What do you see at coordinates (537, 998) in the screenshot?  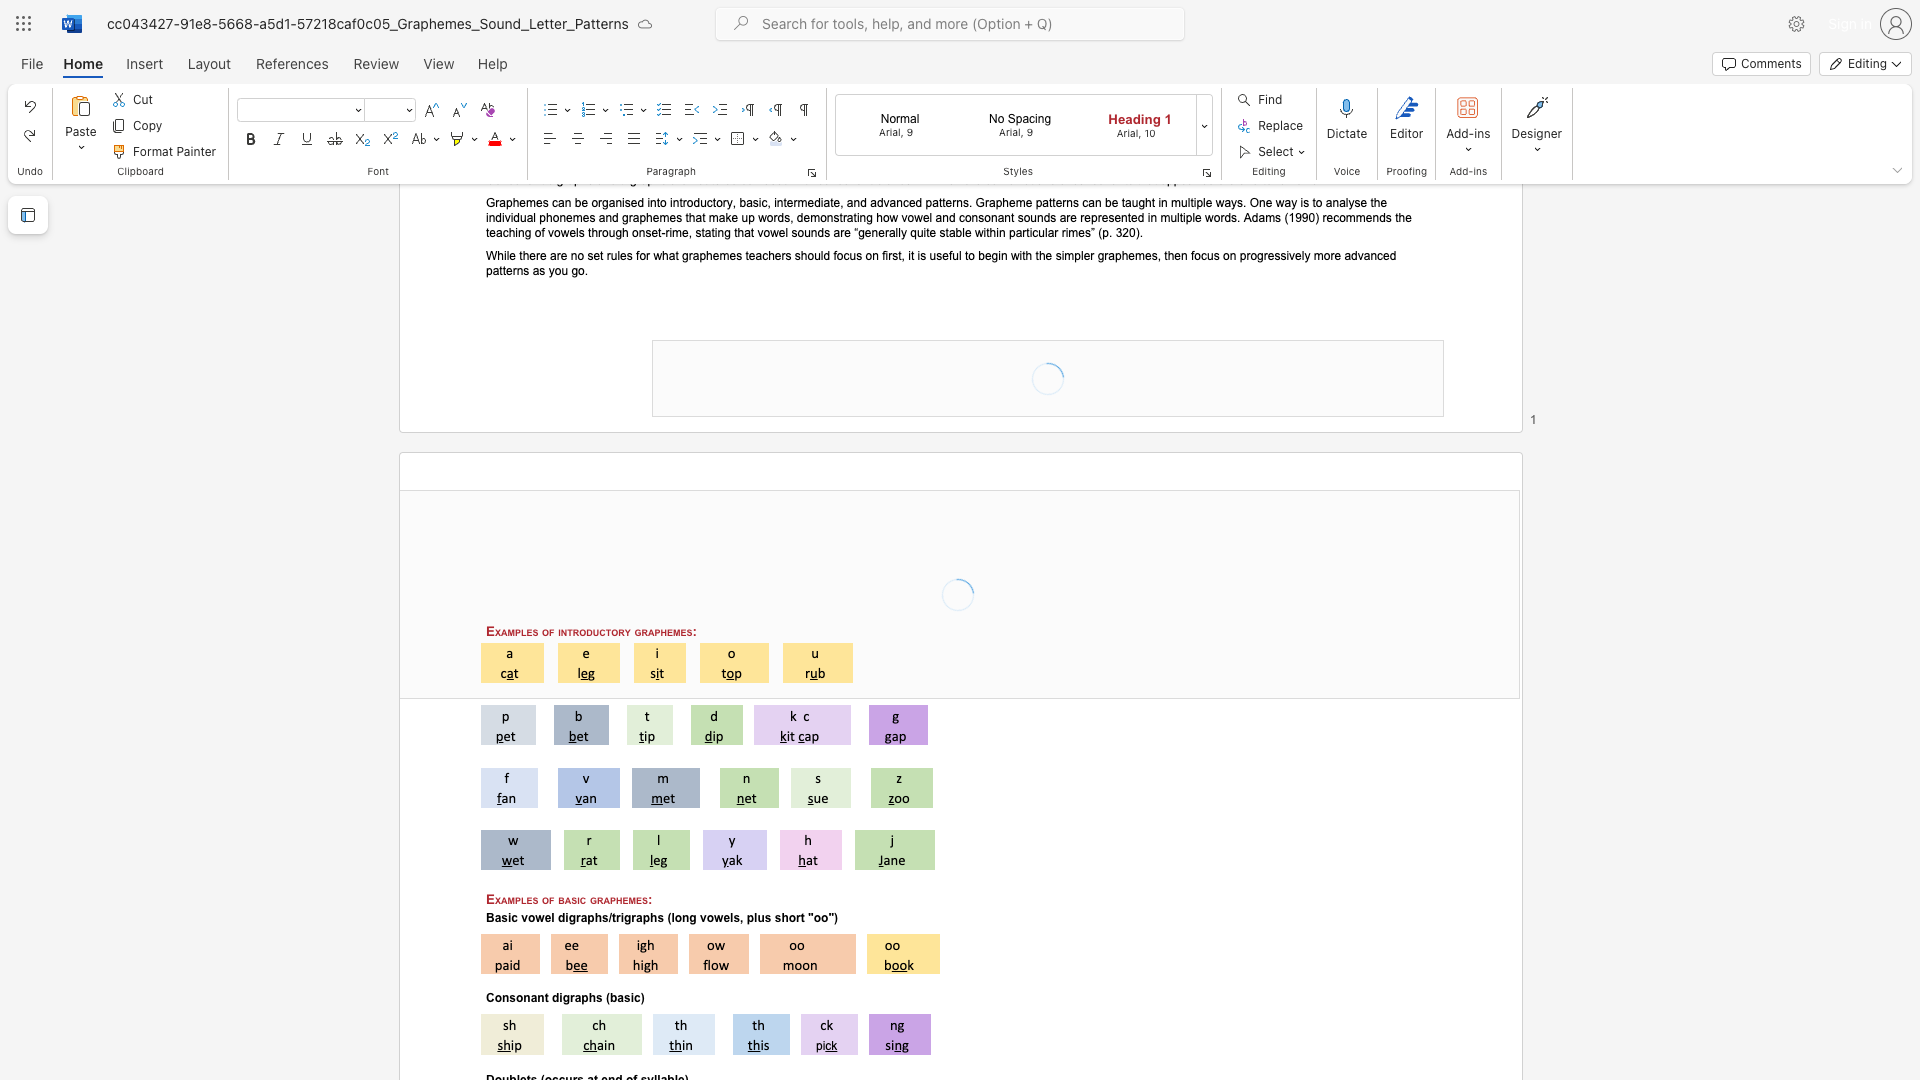 I see `the space between the continuous character "a" and "n" in the text` at bounding box center [537, 998].